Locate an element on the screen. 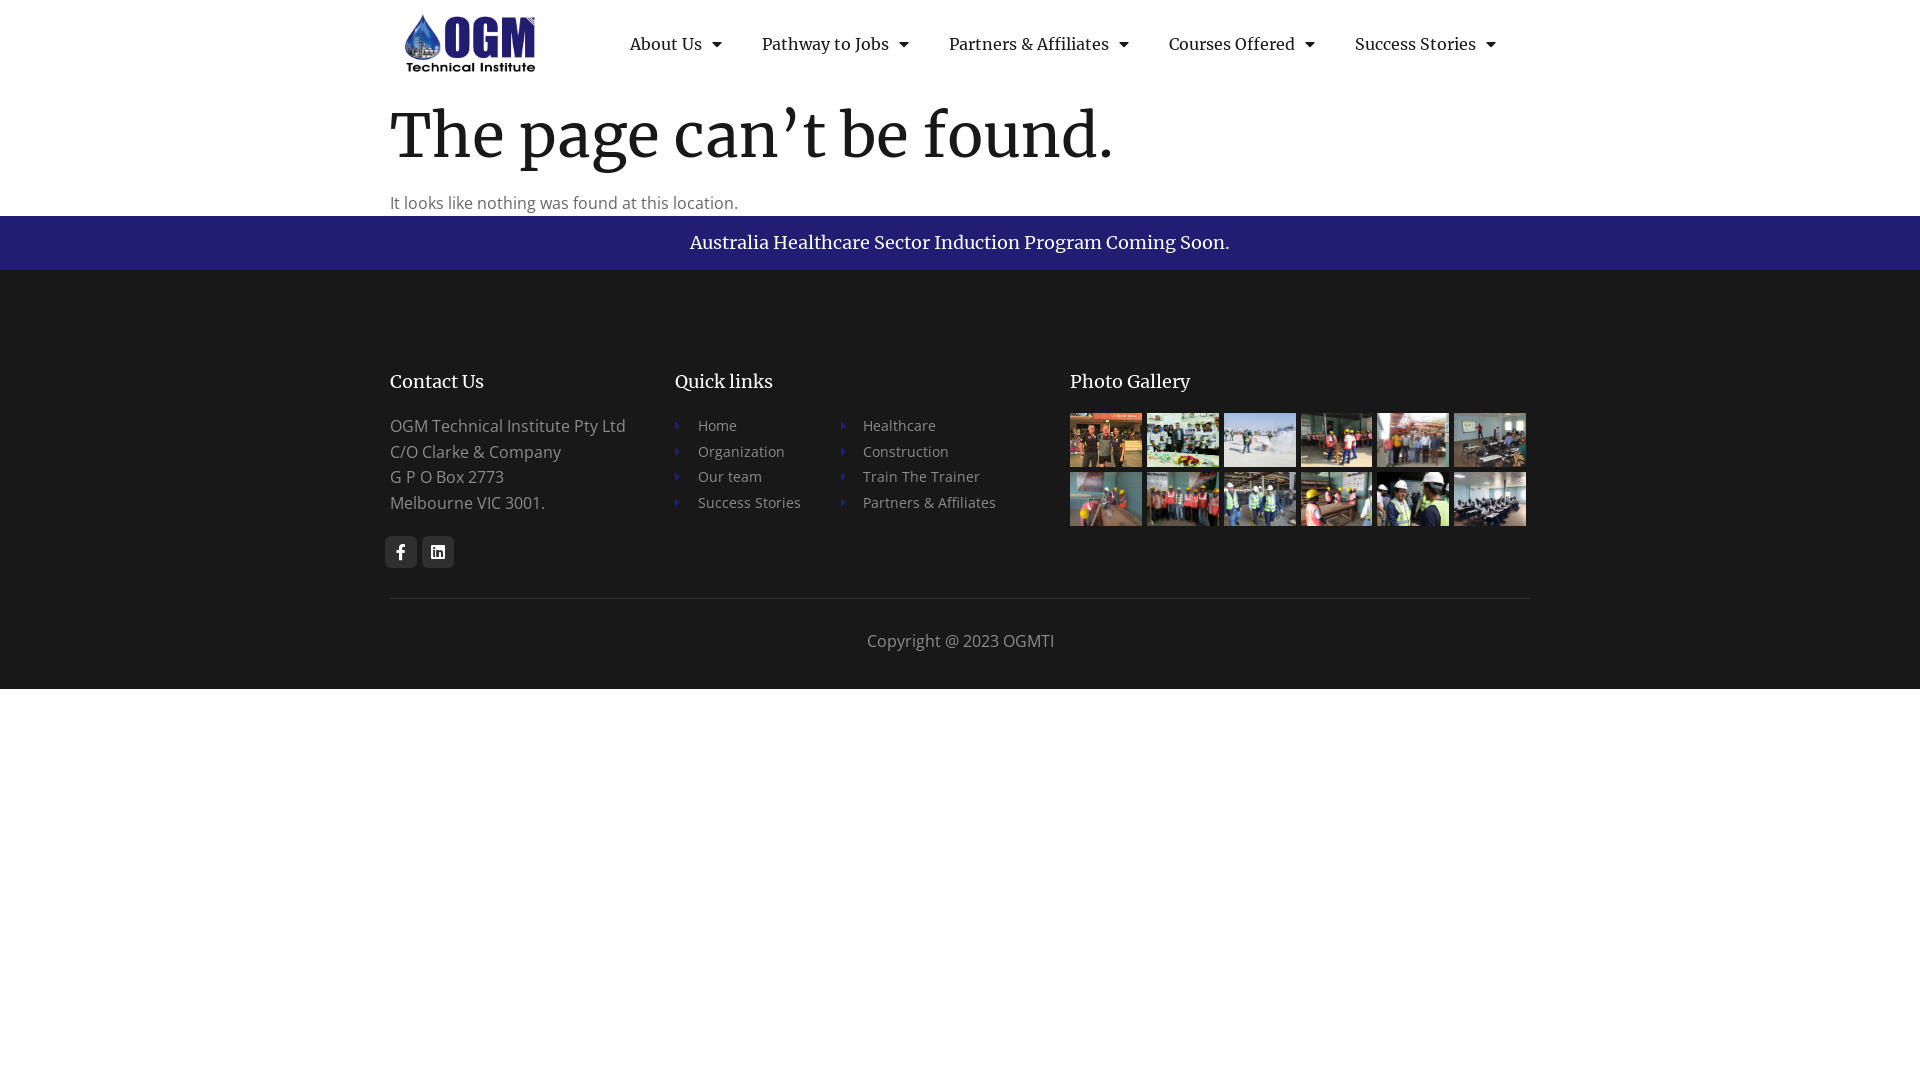  'Healthcare' is located at coordinates (840, 424).